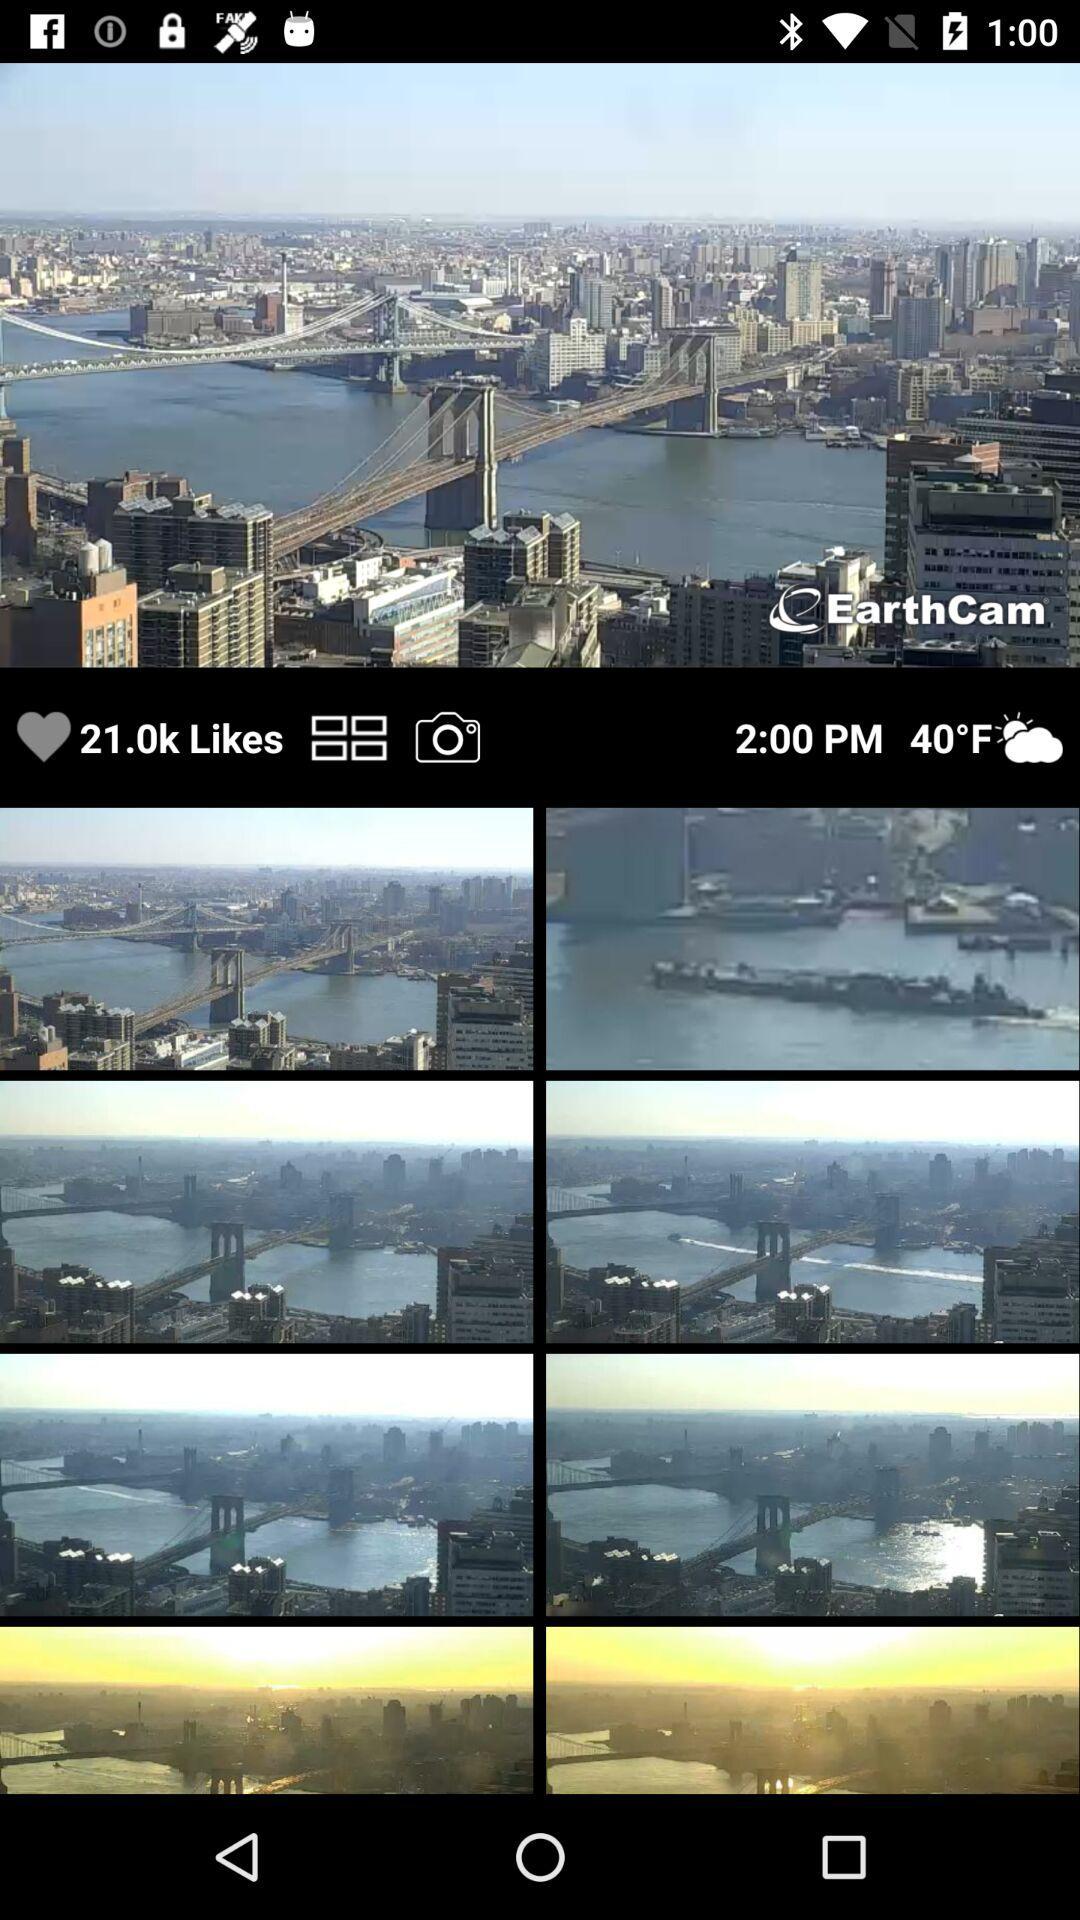 This screenshot has width=1080, height=1920. What do you see at coordinates (812, 938) in the screenshot?
I see `the image below the 200 pm` at bounding box center [812, 938].